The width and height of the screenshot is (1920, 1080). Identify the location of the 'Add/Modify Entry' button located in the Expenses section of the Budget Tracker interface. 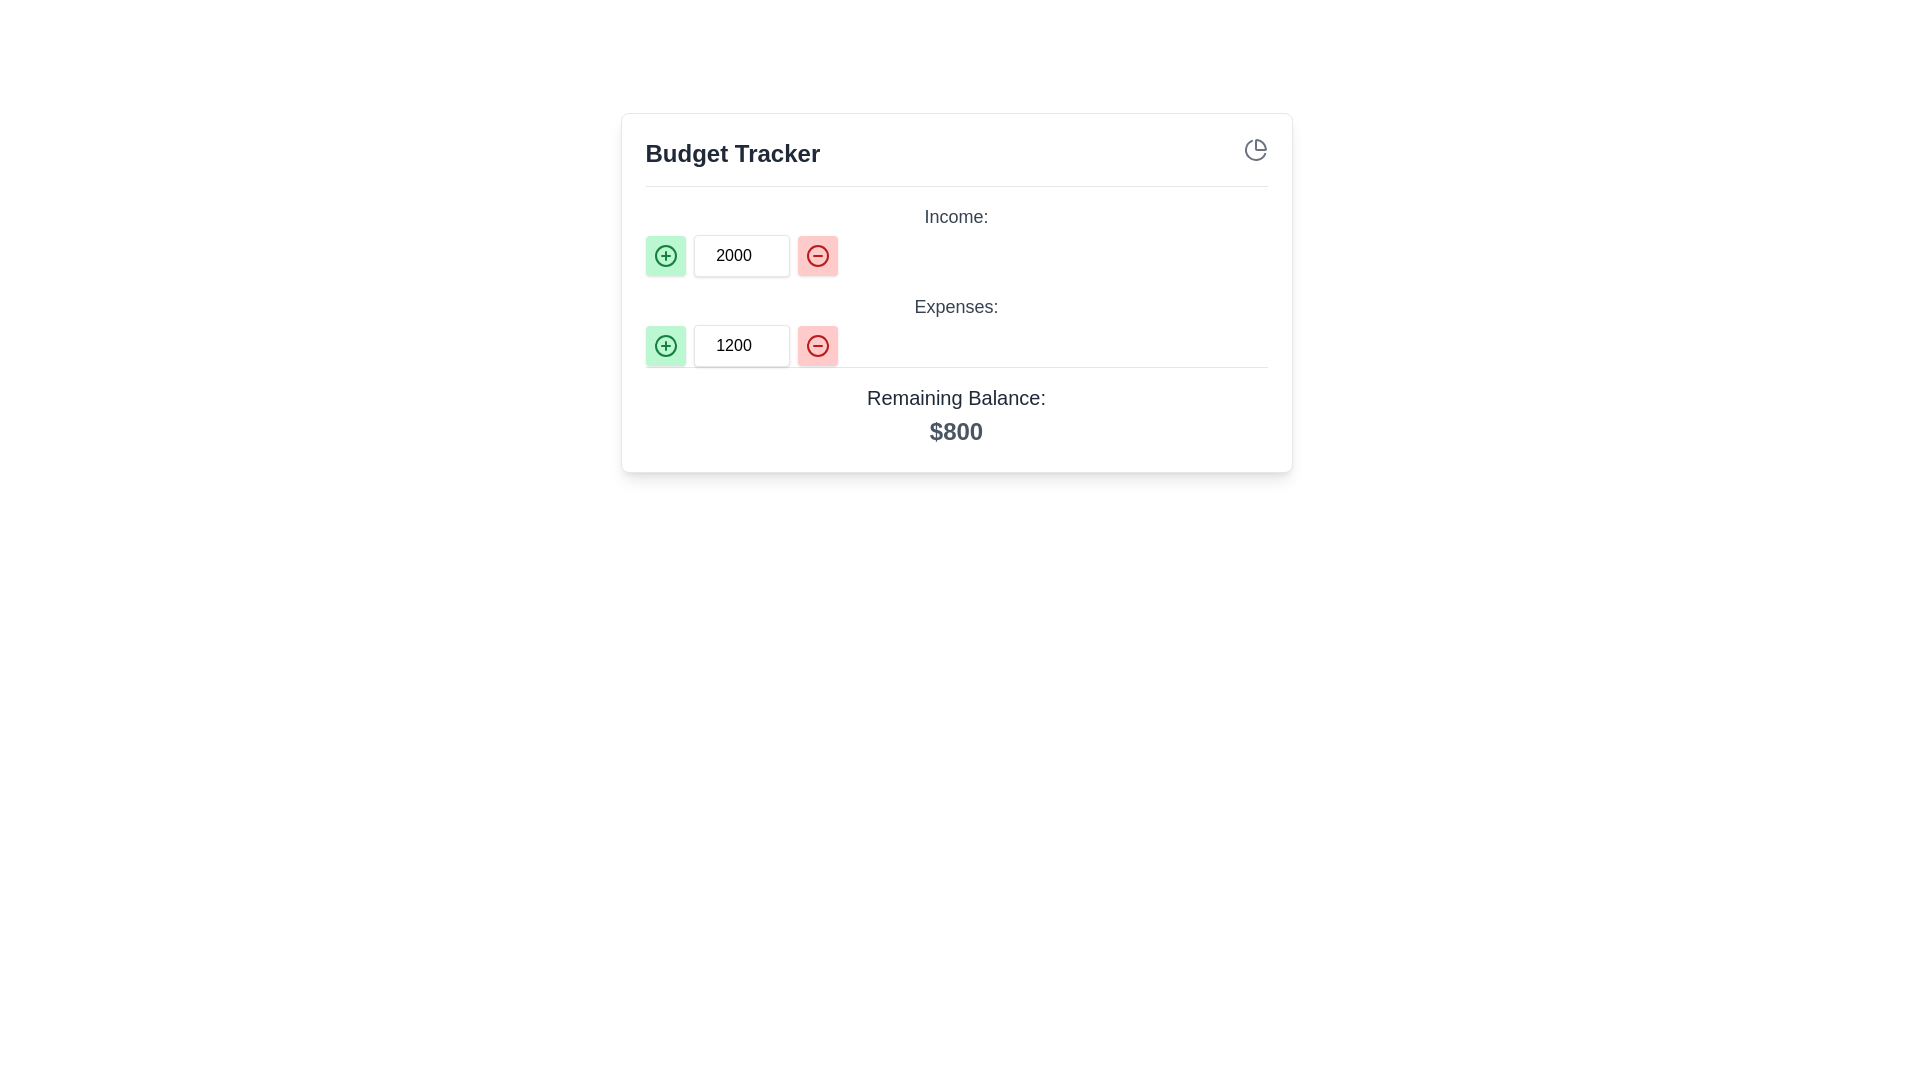
(665, 345).